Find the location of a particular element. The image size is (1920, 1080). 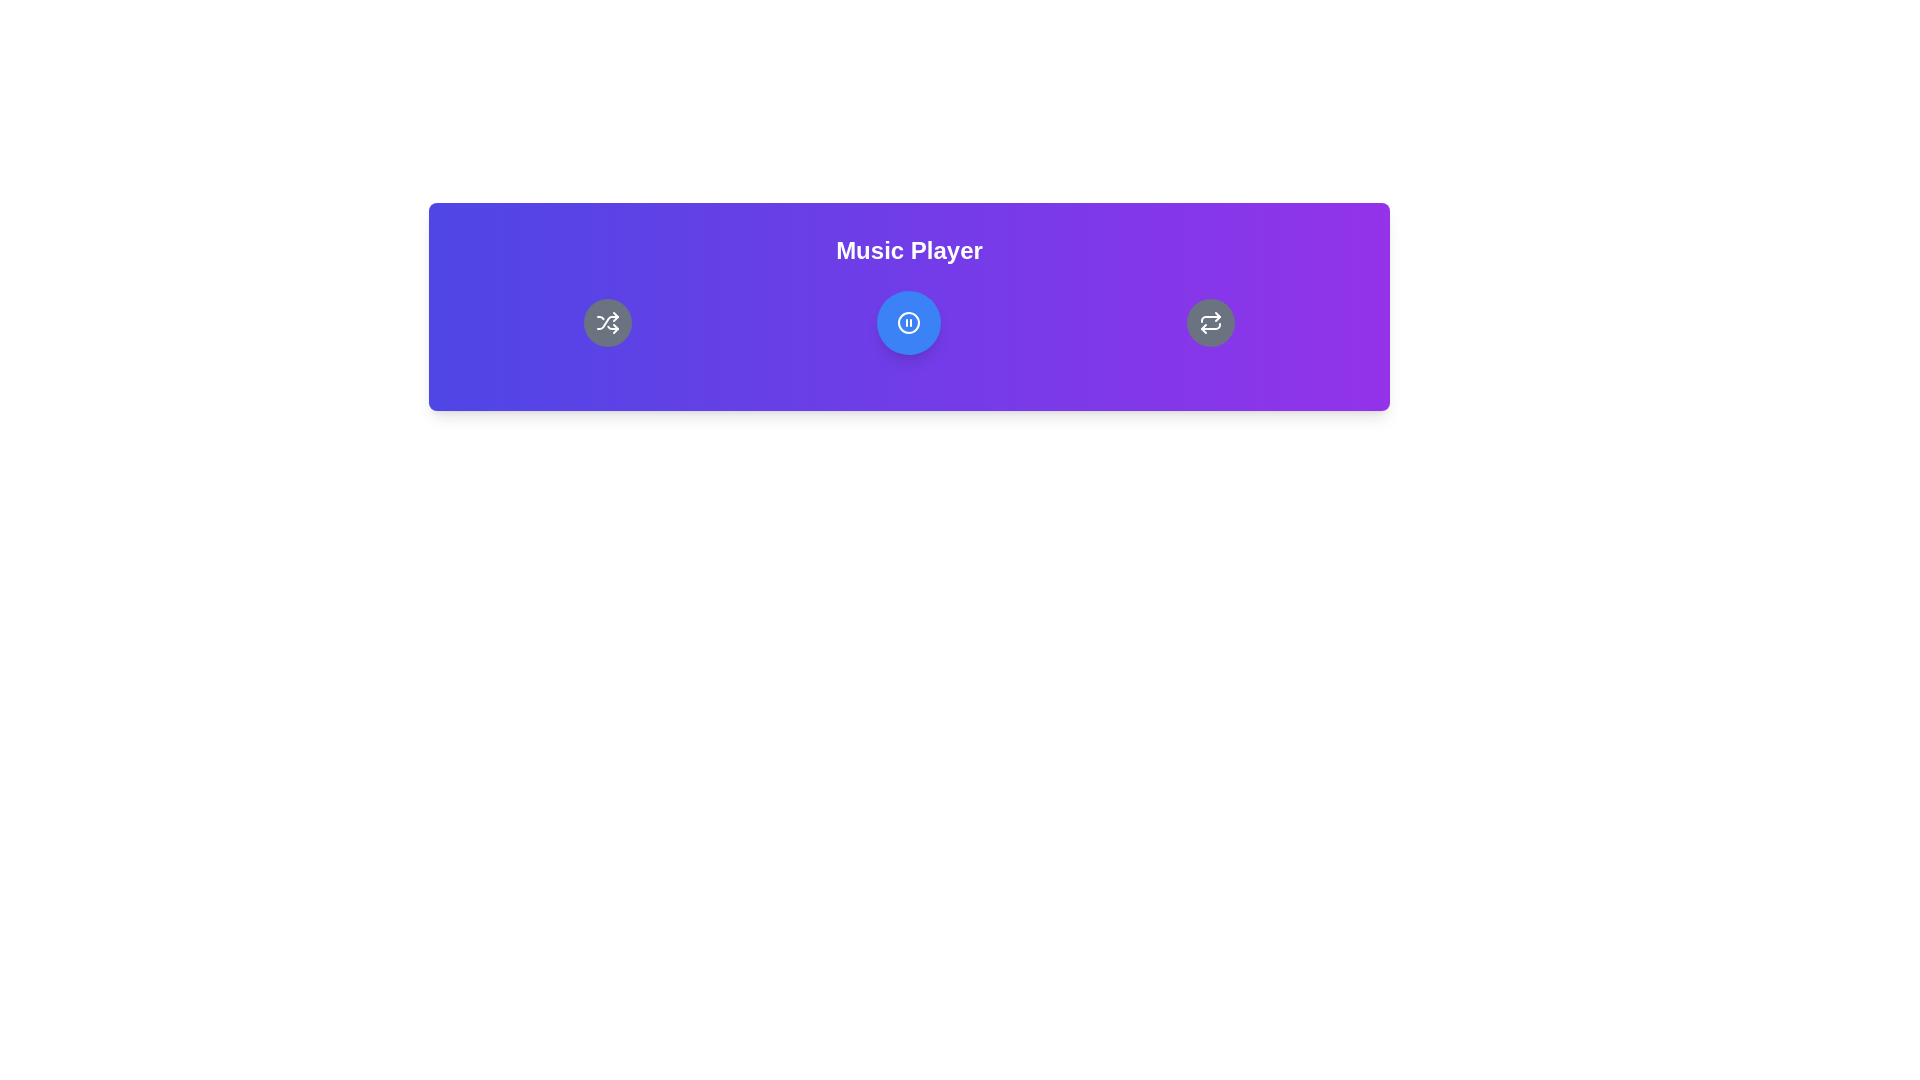

the blue circular button in the music player component is located at coordinates (908, 322).